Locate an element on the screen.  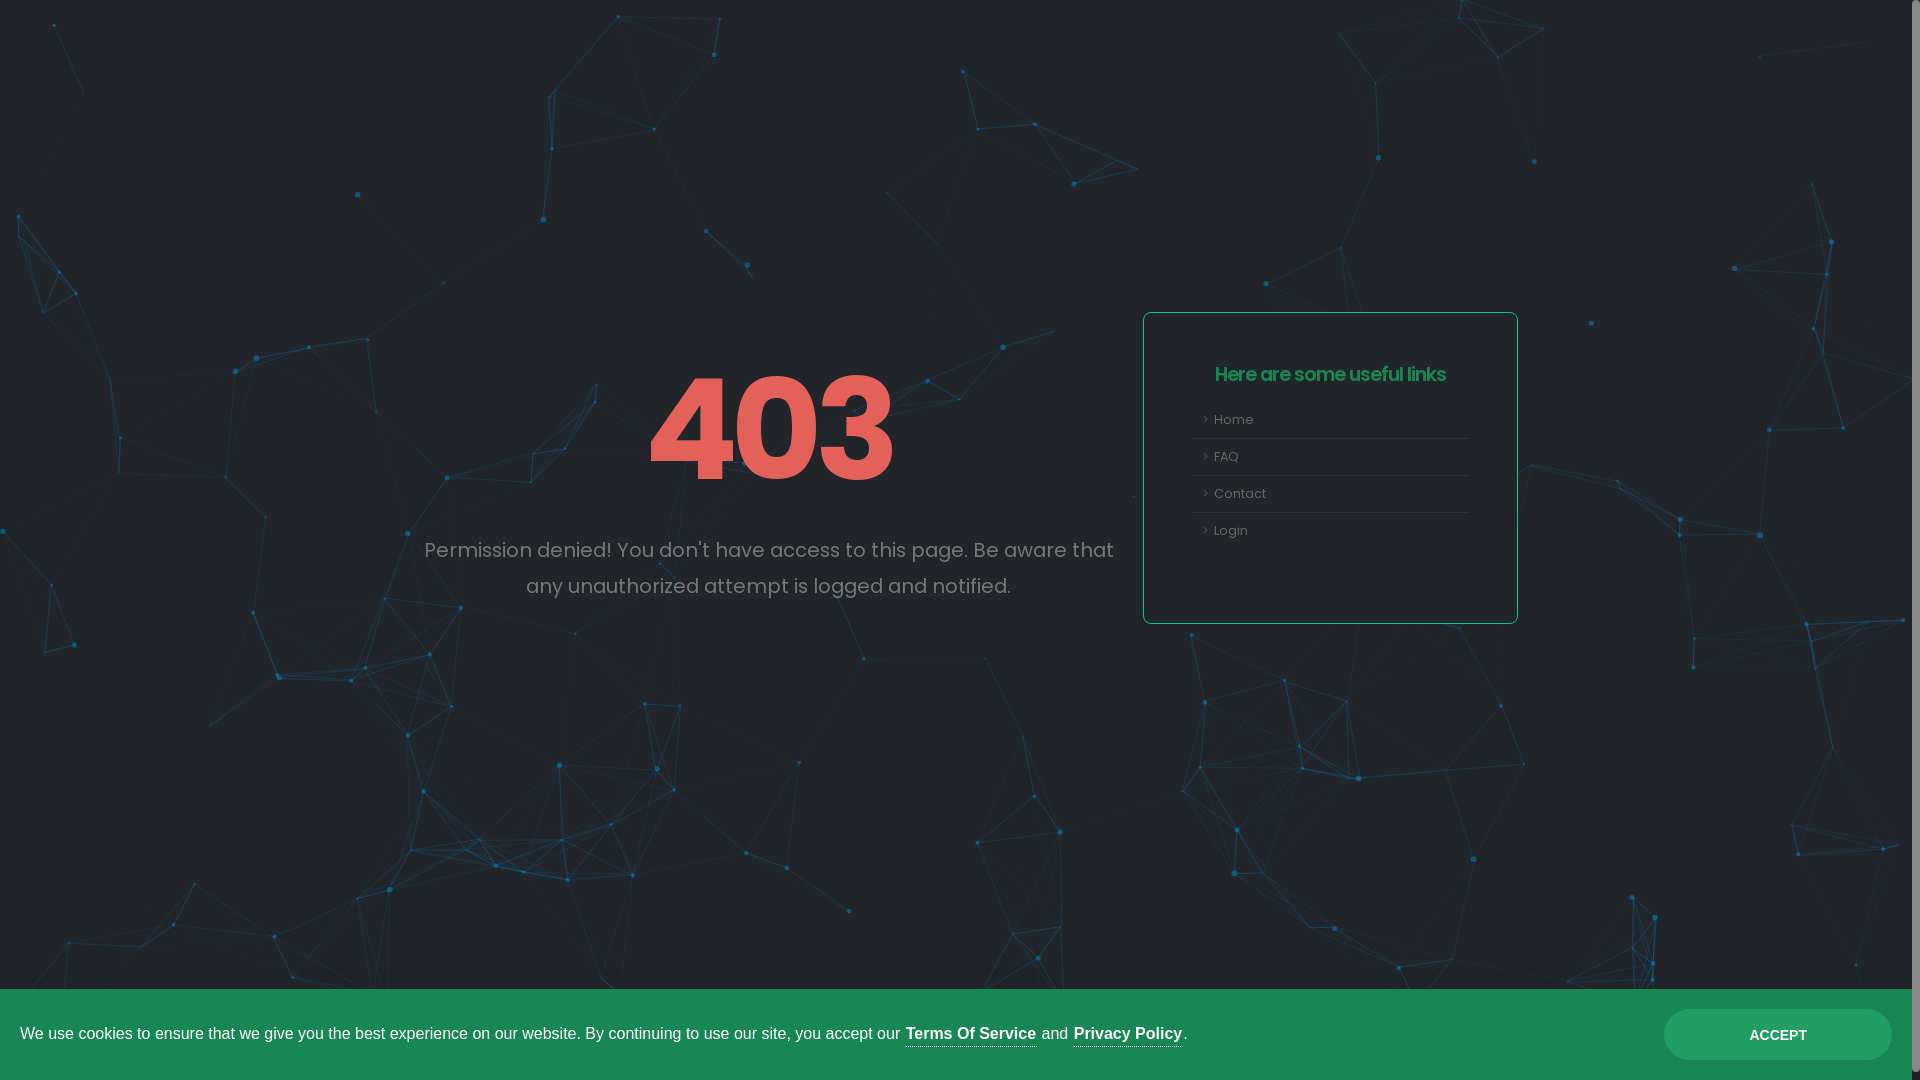
'Privacy Policy' is located at coordinates (1128, 1033).